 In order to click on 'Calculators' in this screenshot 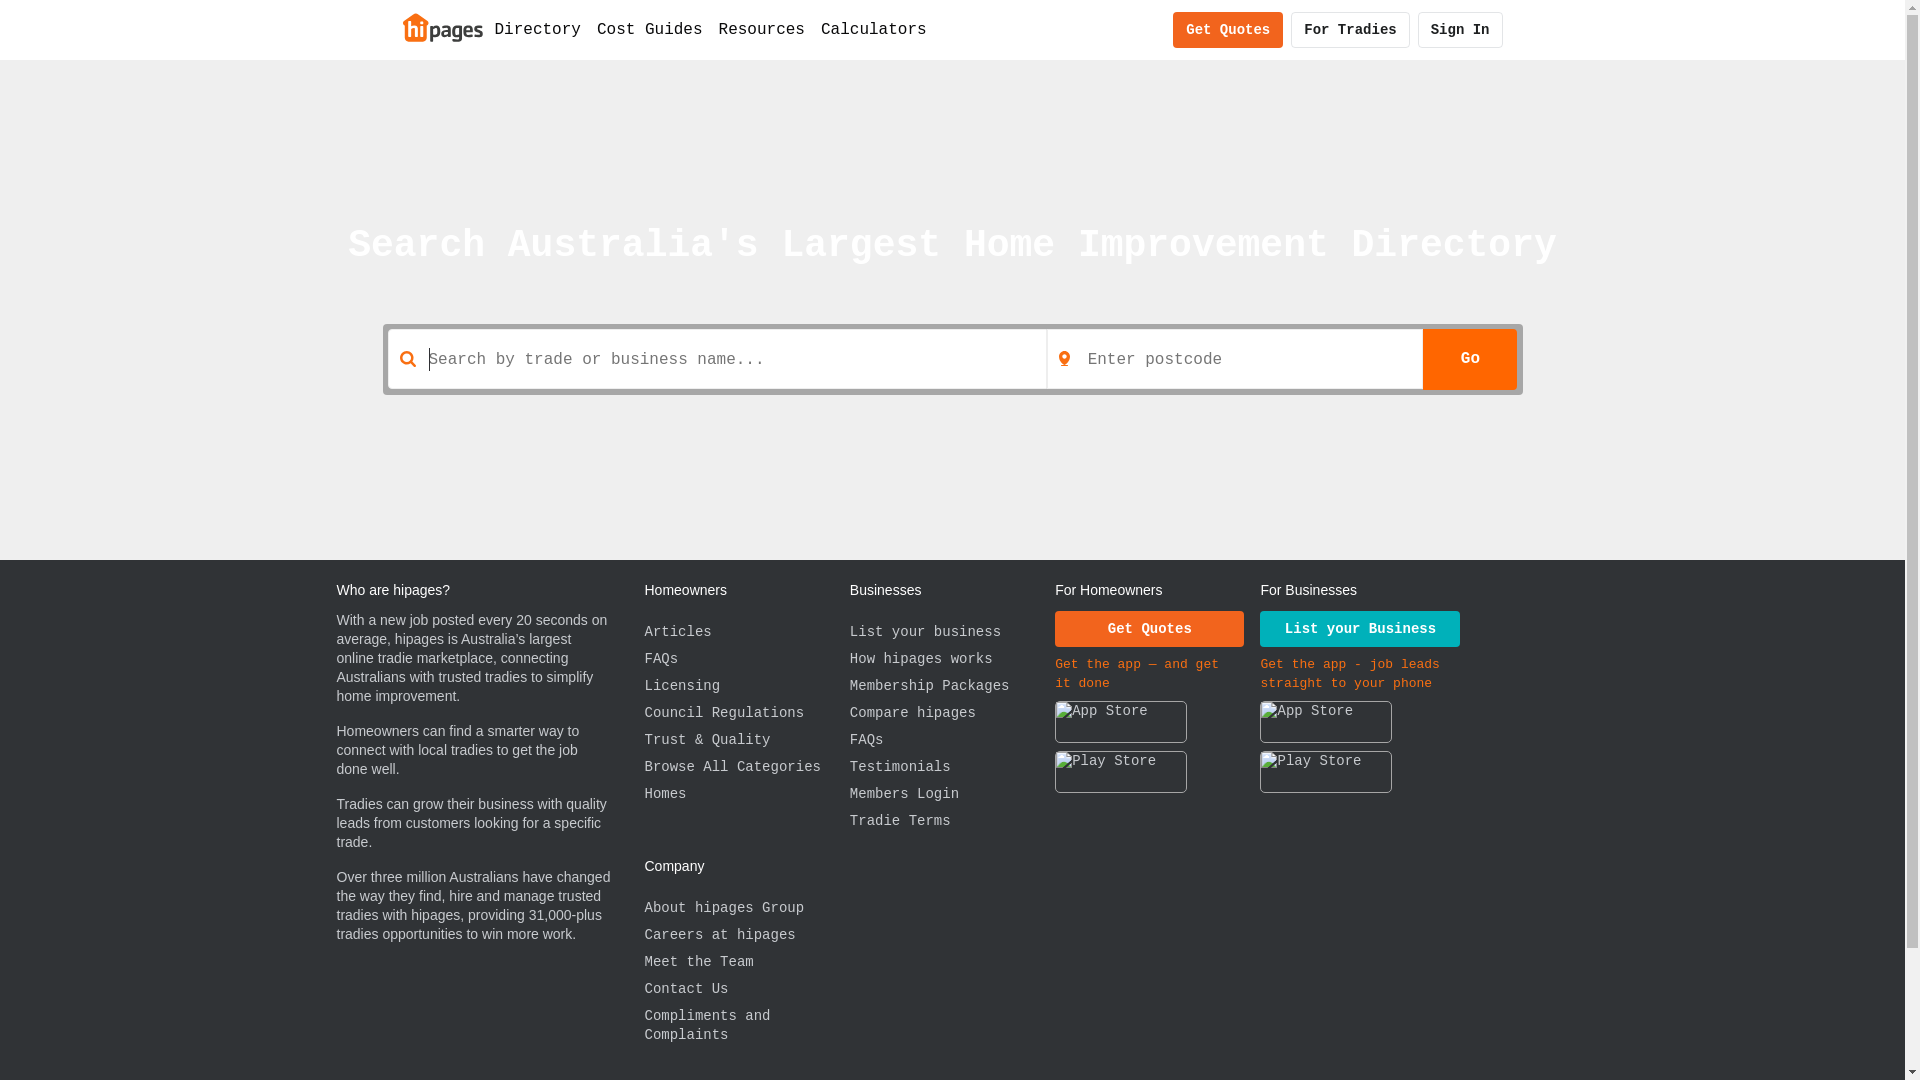, I will do `click(812, 30)`.